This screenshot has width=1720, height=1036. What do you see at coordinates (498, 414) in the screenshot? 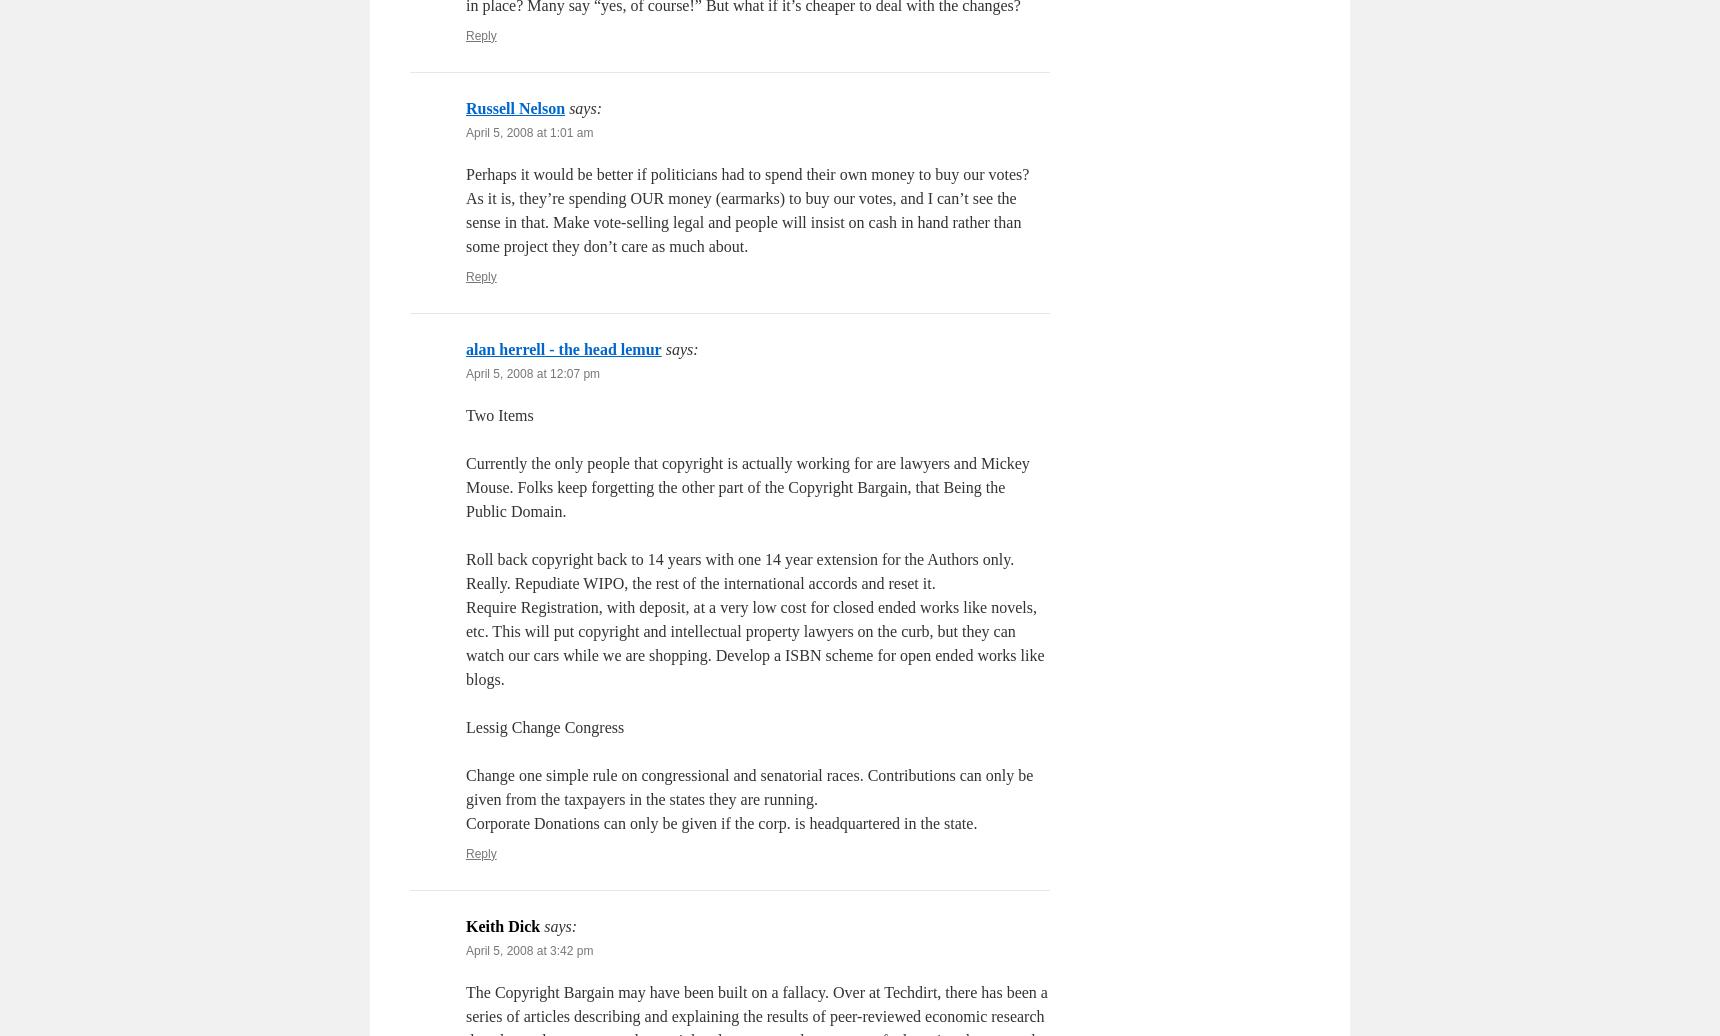
I see `'Two Items'` at bounding box center [498, 414].